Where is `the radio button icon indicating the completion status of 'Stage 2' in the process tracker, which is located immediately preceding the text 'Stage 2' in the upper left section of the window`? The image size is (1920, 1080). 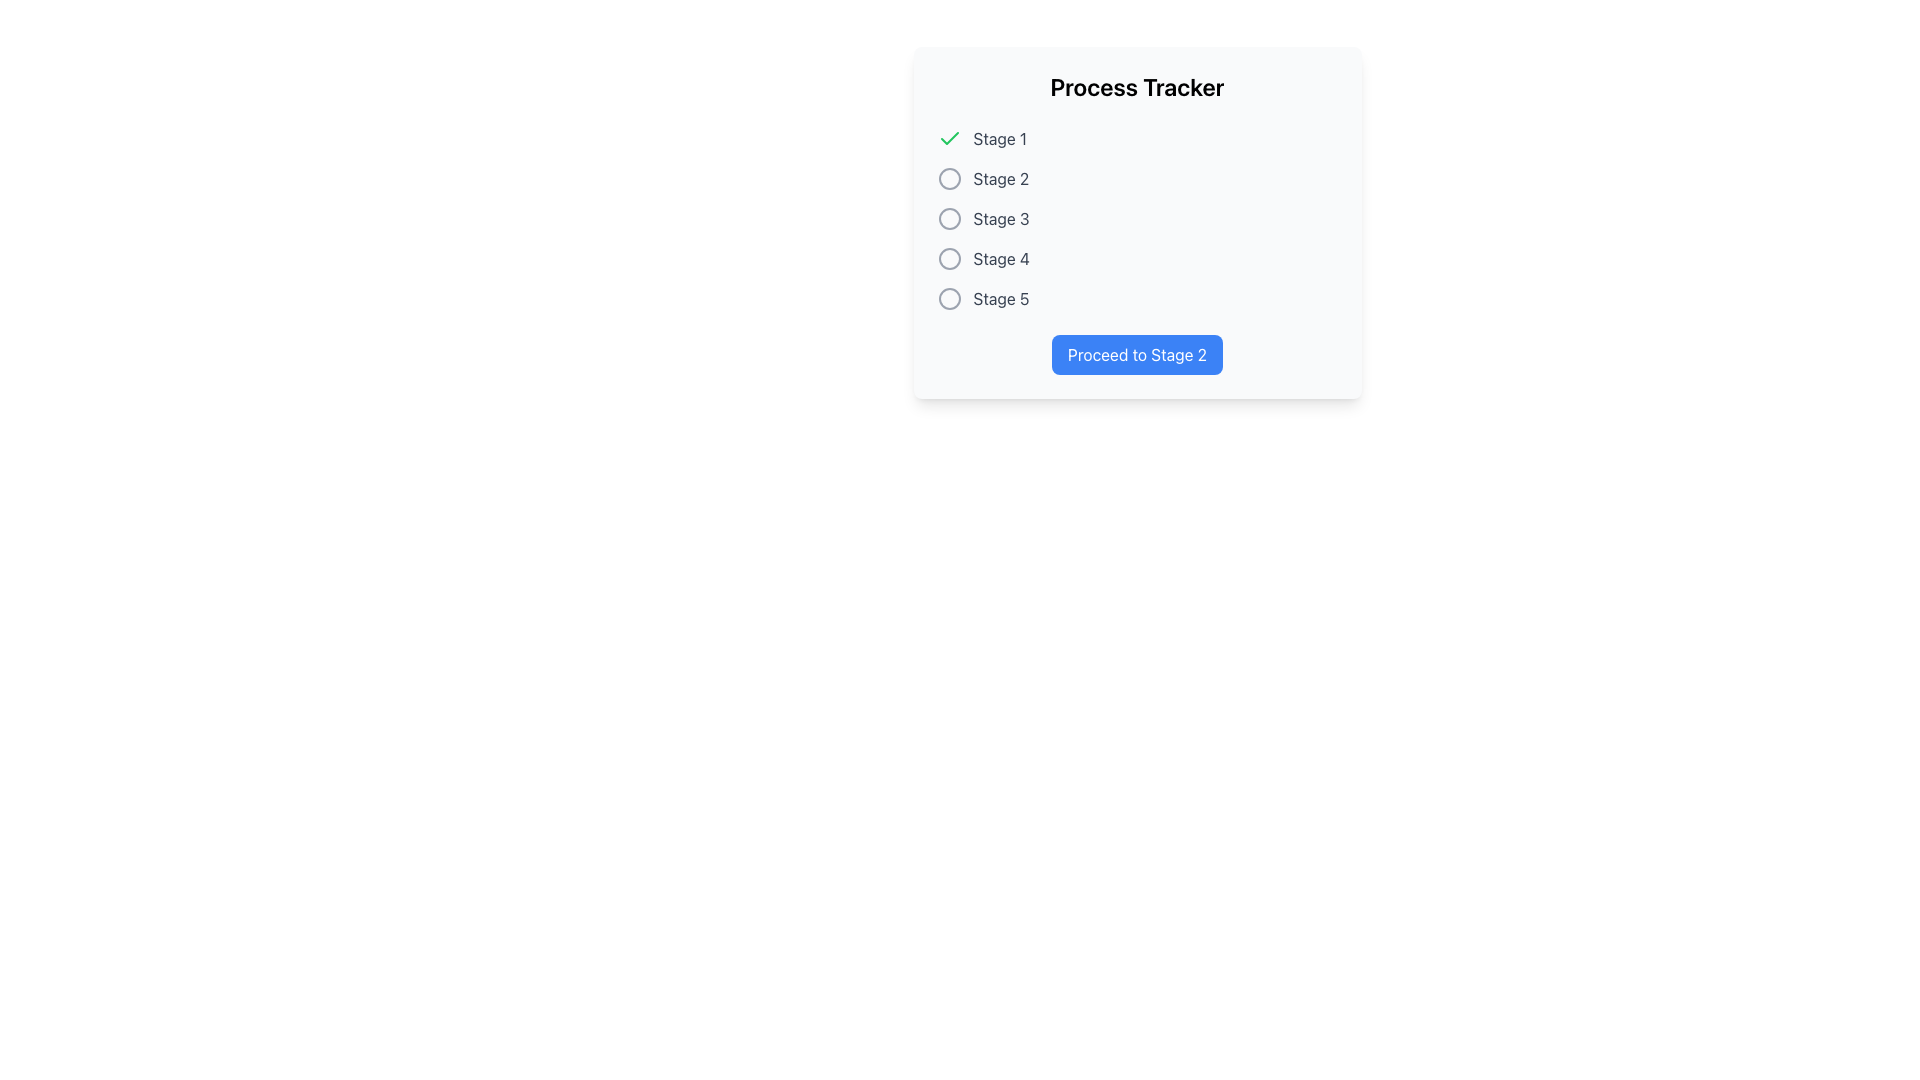
the radio button icon indicating the completion status of 'Stage 2' in the process tracker, which is located immediately preceding the text 'Stage 2' in the upper left section of the window is located at coordinates (948, 177).